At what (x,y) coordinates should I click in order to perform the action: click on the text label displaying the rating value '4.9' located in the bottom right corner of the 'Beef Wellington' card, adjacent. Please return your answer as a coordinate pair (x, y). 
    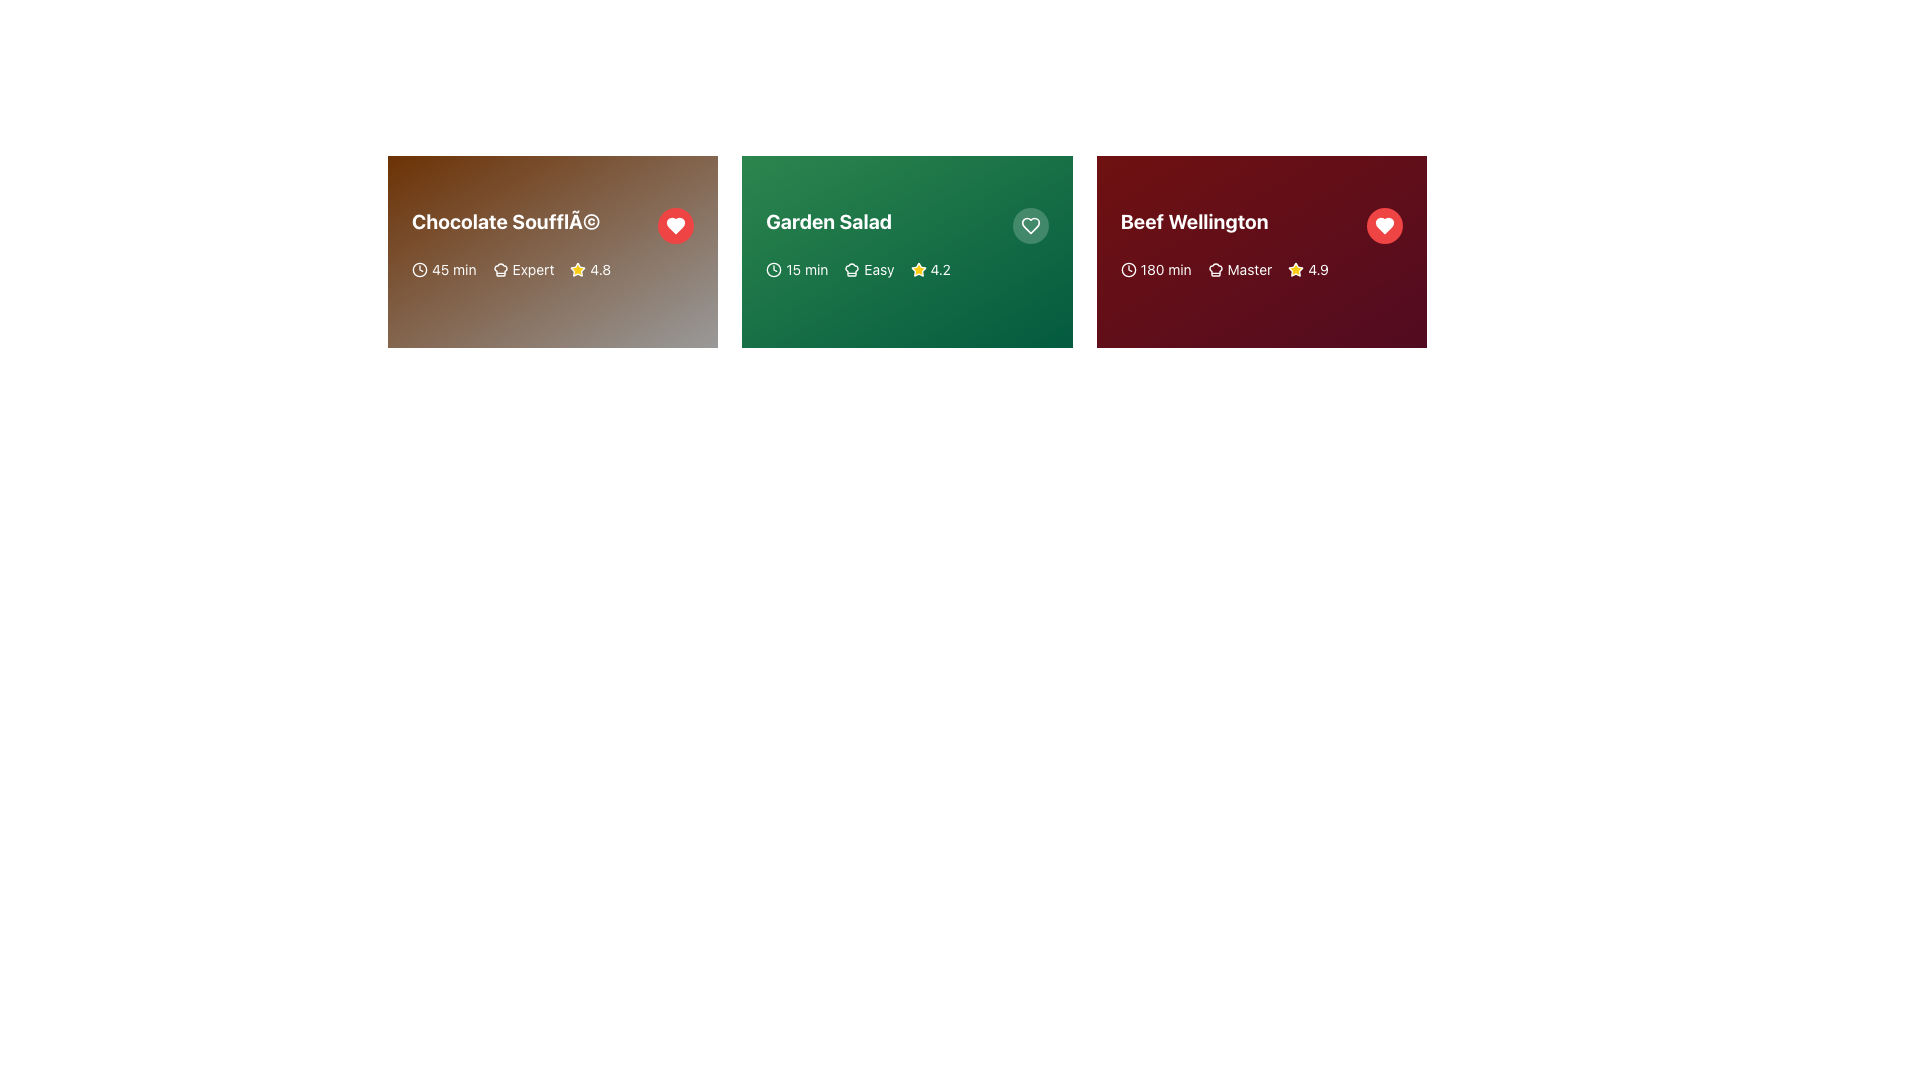
    Looking at the image, I should click on (1318, 270).